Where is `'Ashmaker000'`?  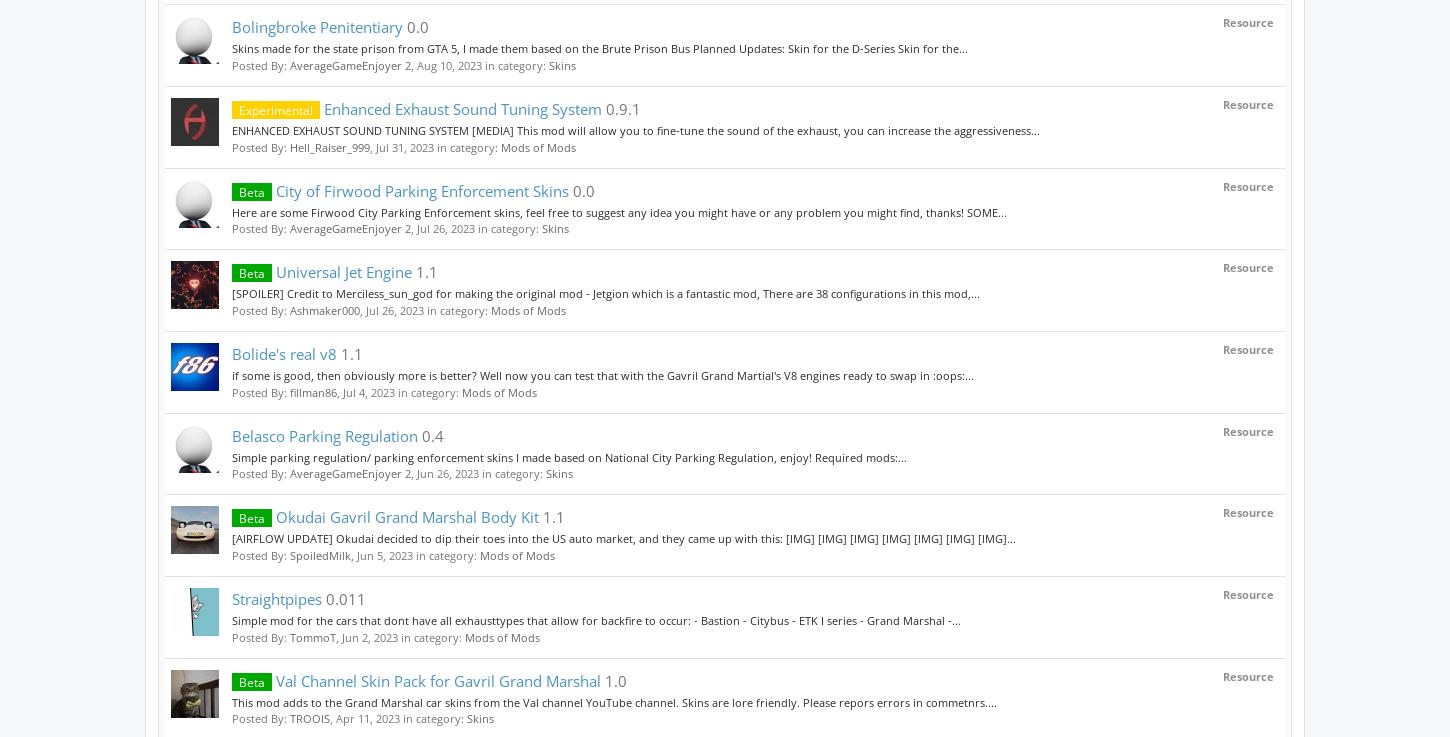 'Ashmaker000' is located at coordinates (324, 309).